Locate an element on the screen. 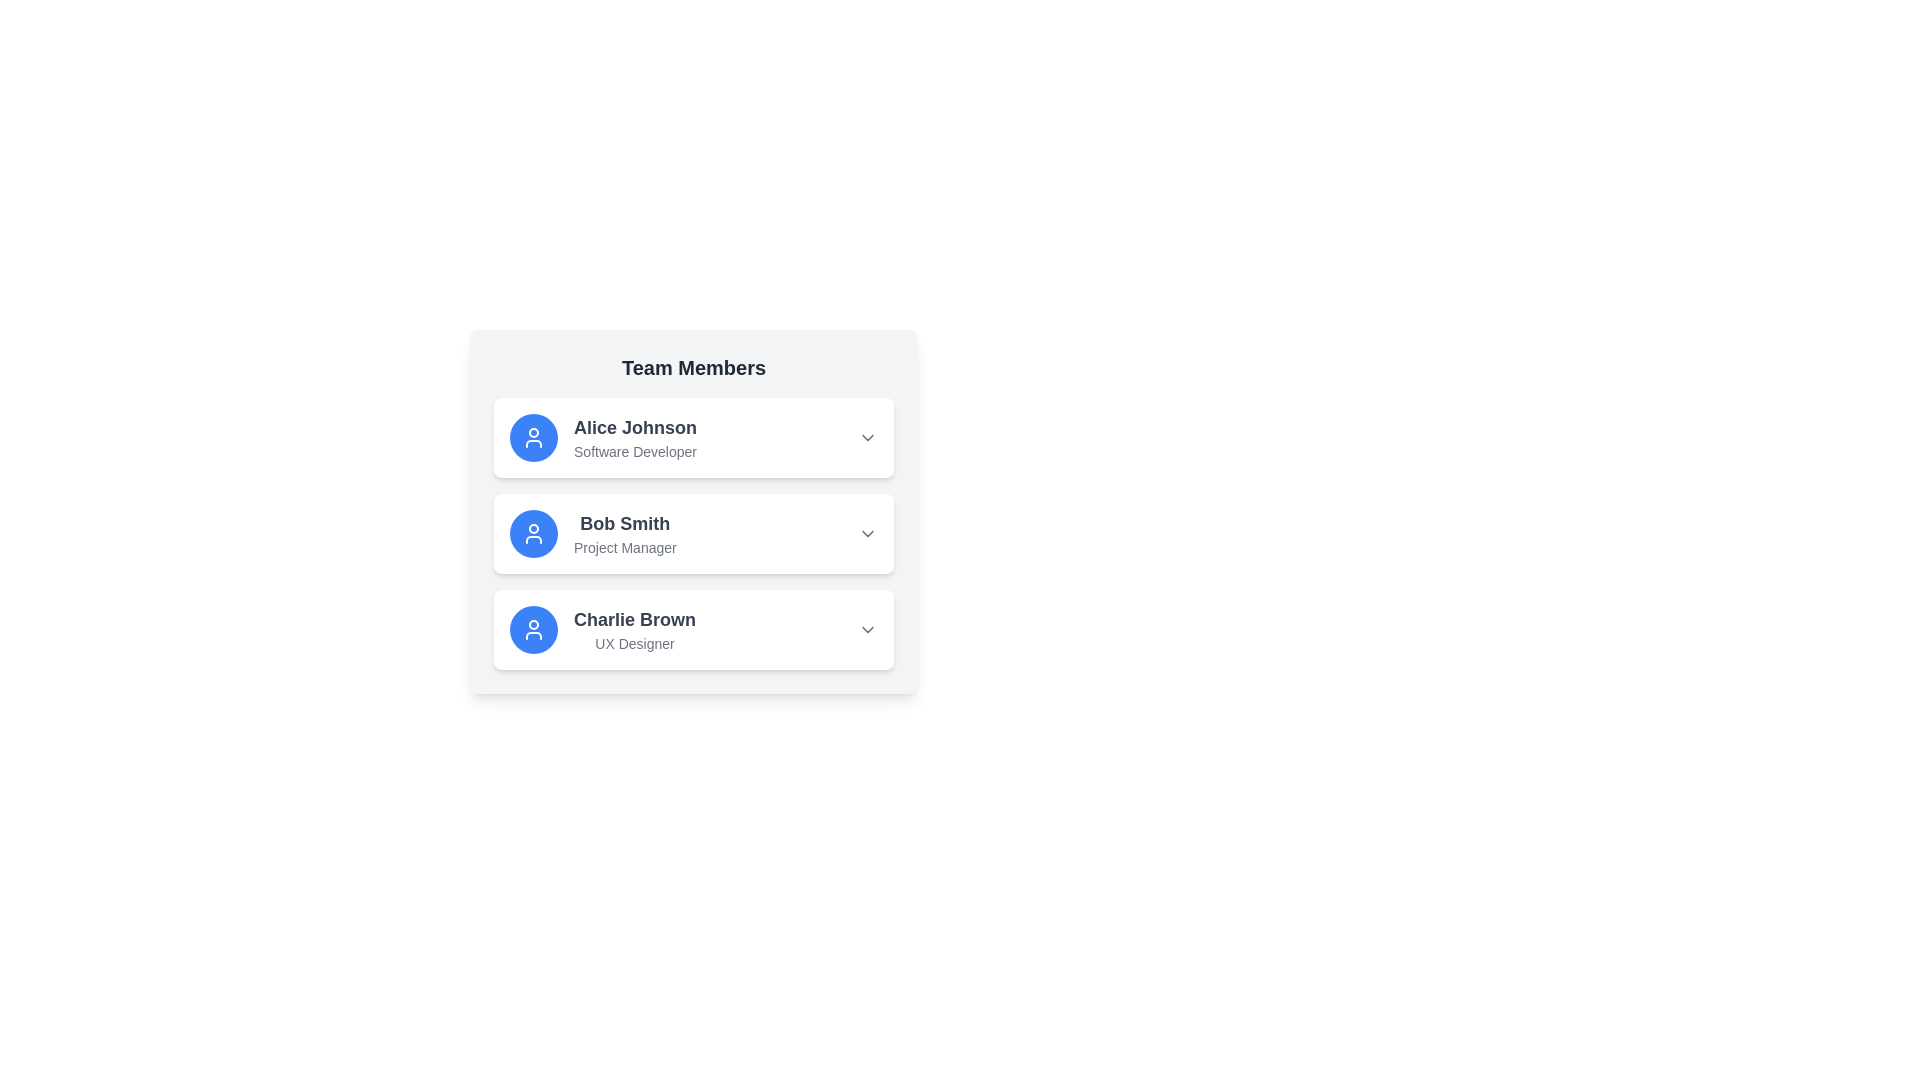  the Text block displaying team member 'Bob Smith' and their role 'Project Manager', located in the 'Team Members' section, below 'Alice Johnson' and above 'Charlie Brown' is located at coordinates (624, 532).